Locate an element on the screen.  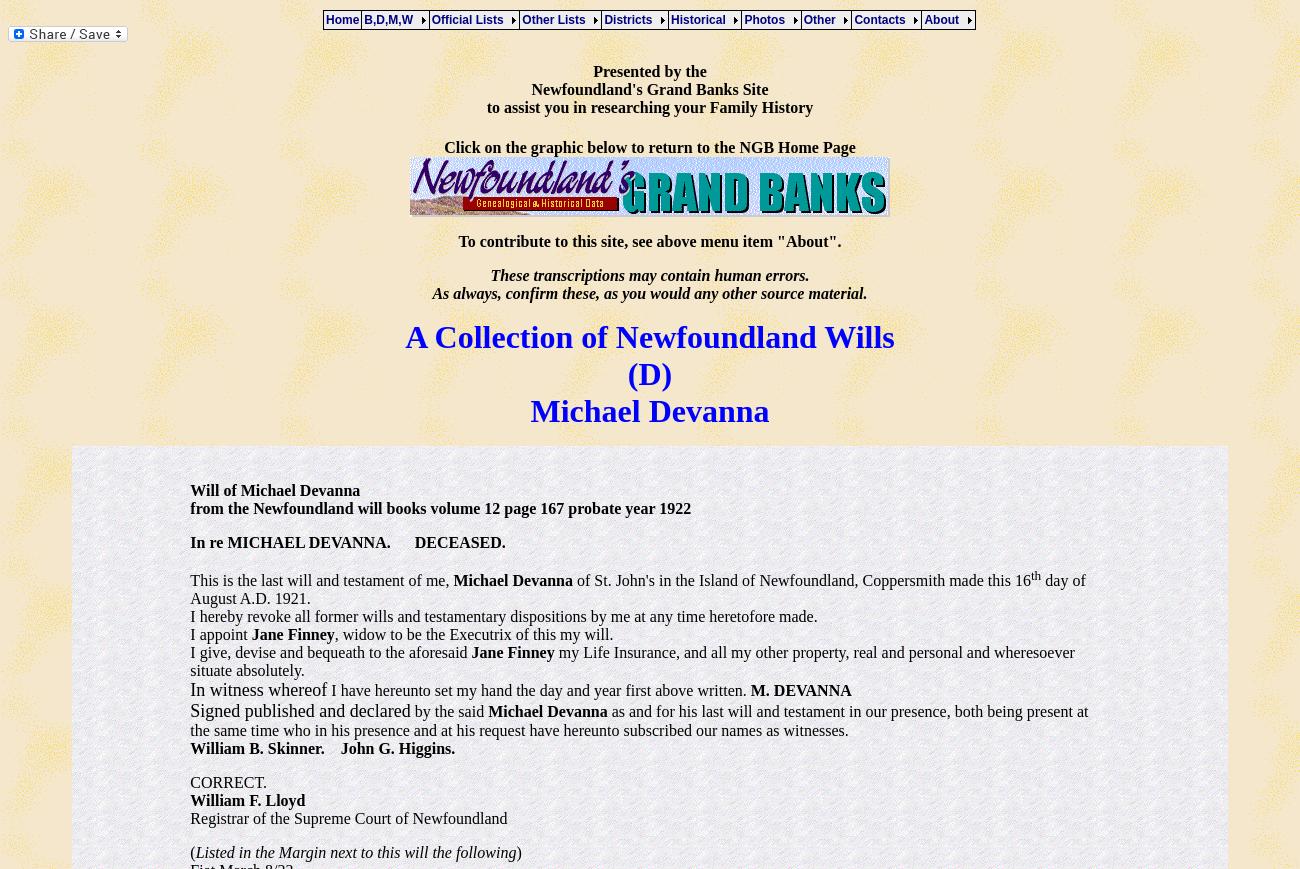
'This is the last will and testament of me,' is located at coordinates (190, 579).